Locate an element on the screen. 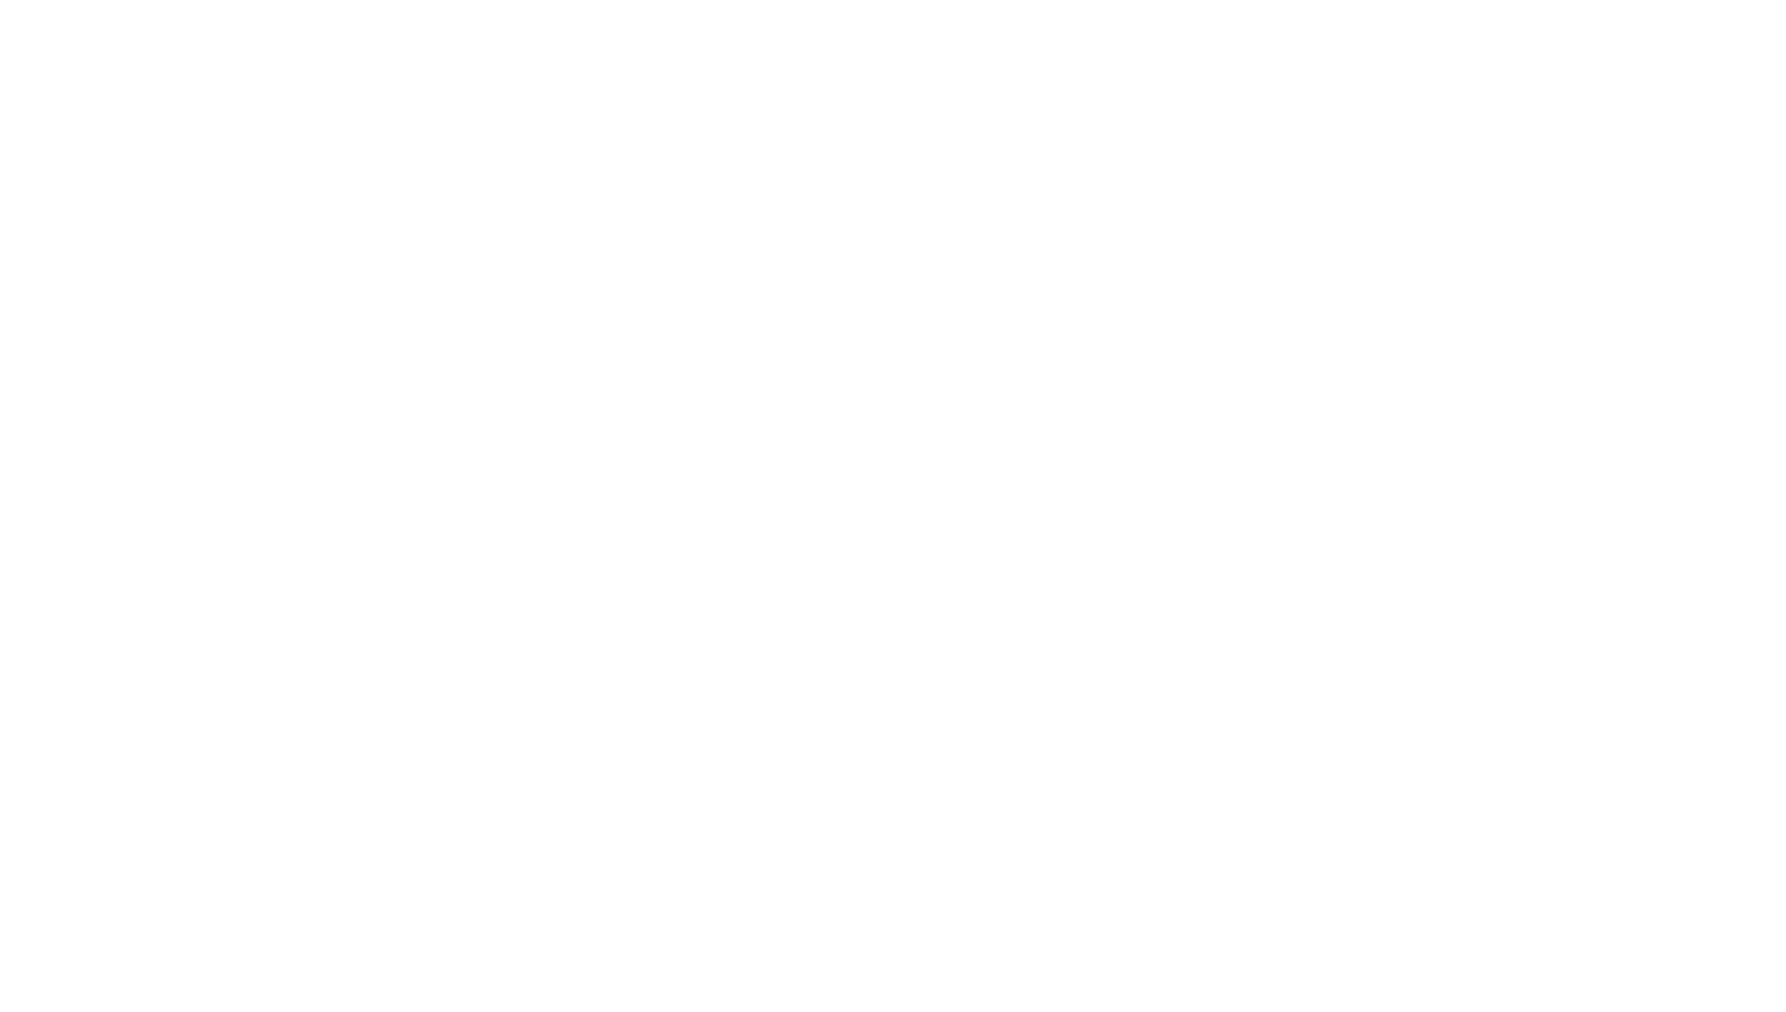 This screenshot has width=1786, height=1012. 'Roswell Pro Audio Aztec – A Mix Real-World Review' is located at coordinates (795, 826).